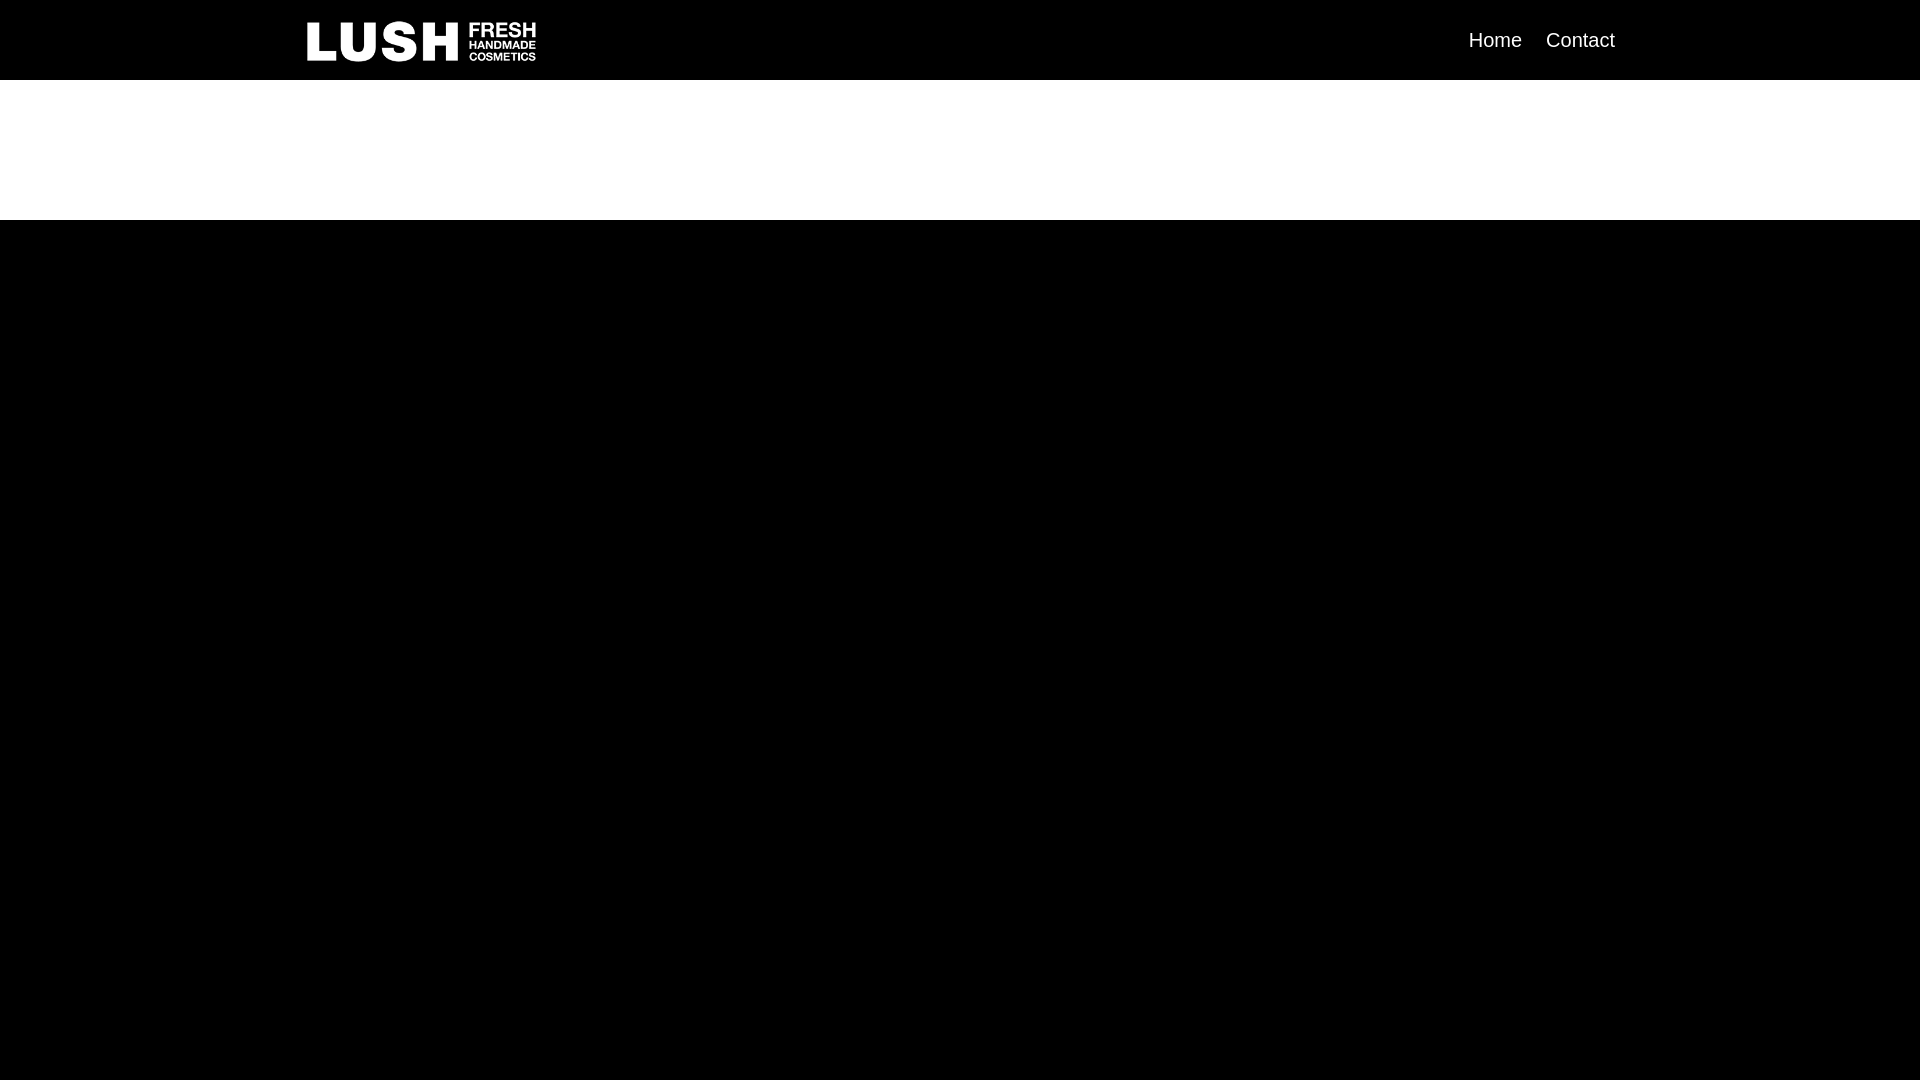 The width and height of the screenshot is (1920, 1080). I want to click on 'Lush Fresh Handmade Cosmetics', so click(420, 41).